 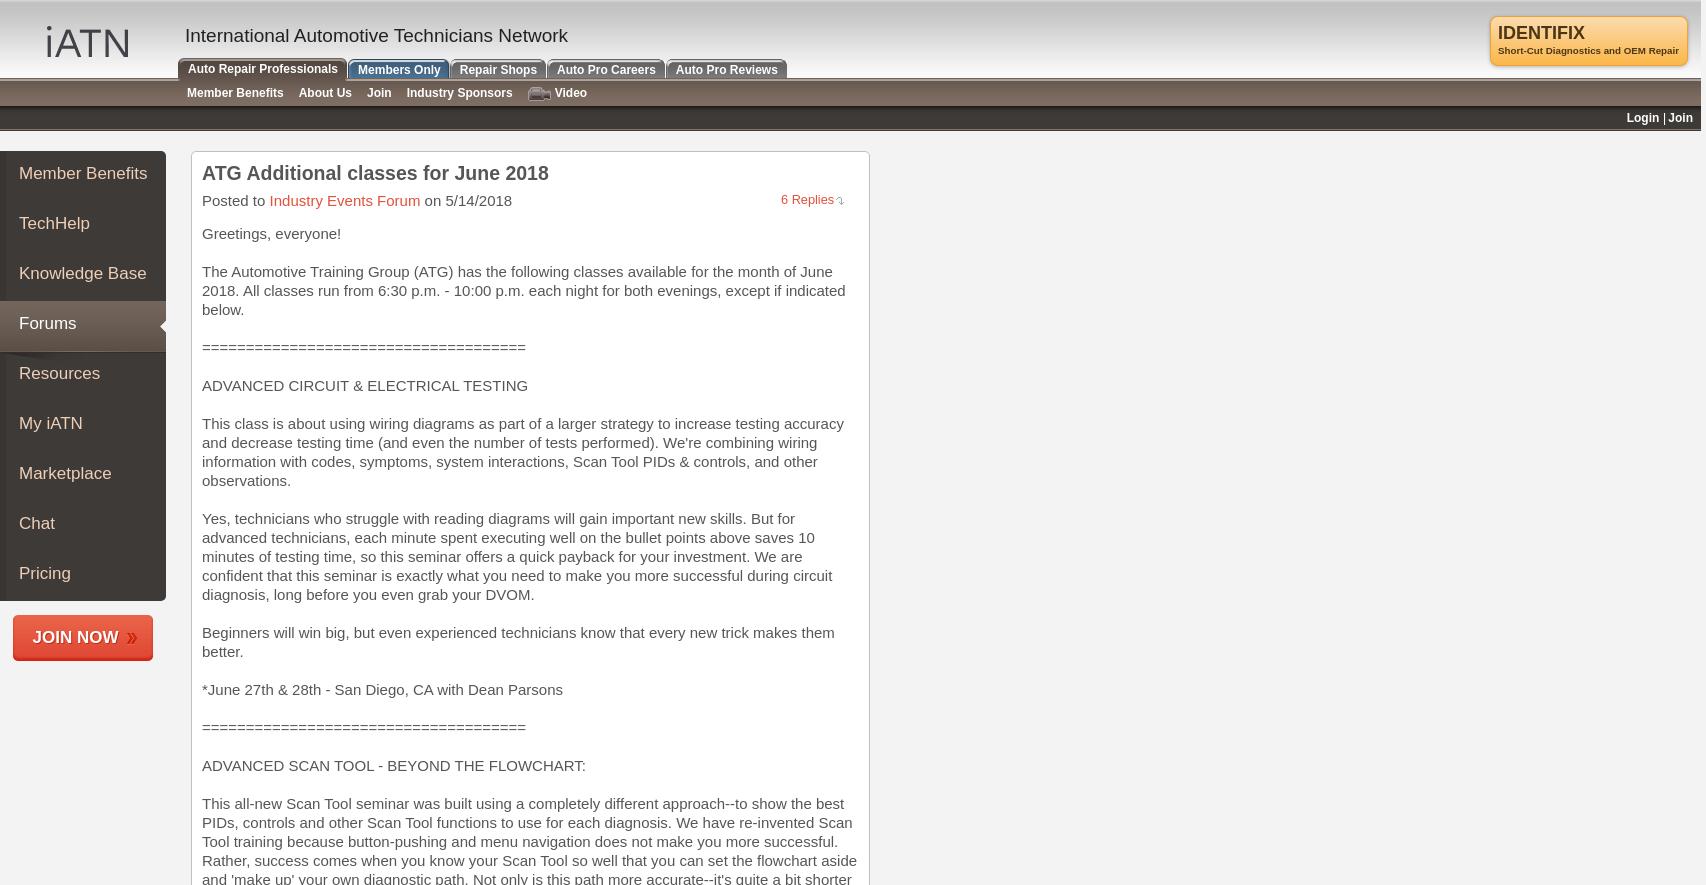 I want to click on 'Posted to', so click(x=235, y=200).